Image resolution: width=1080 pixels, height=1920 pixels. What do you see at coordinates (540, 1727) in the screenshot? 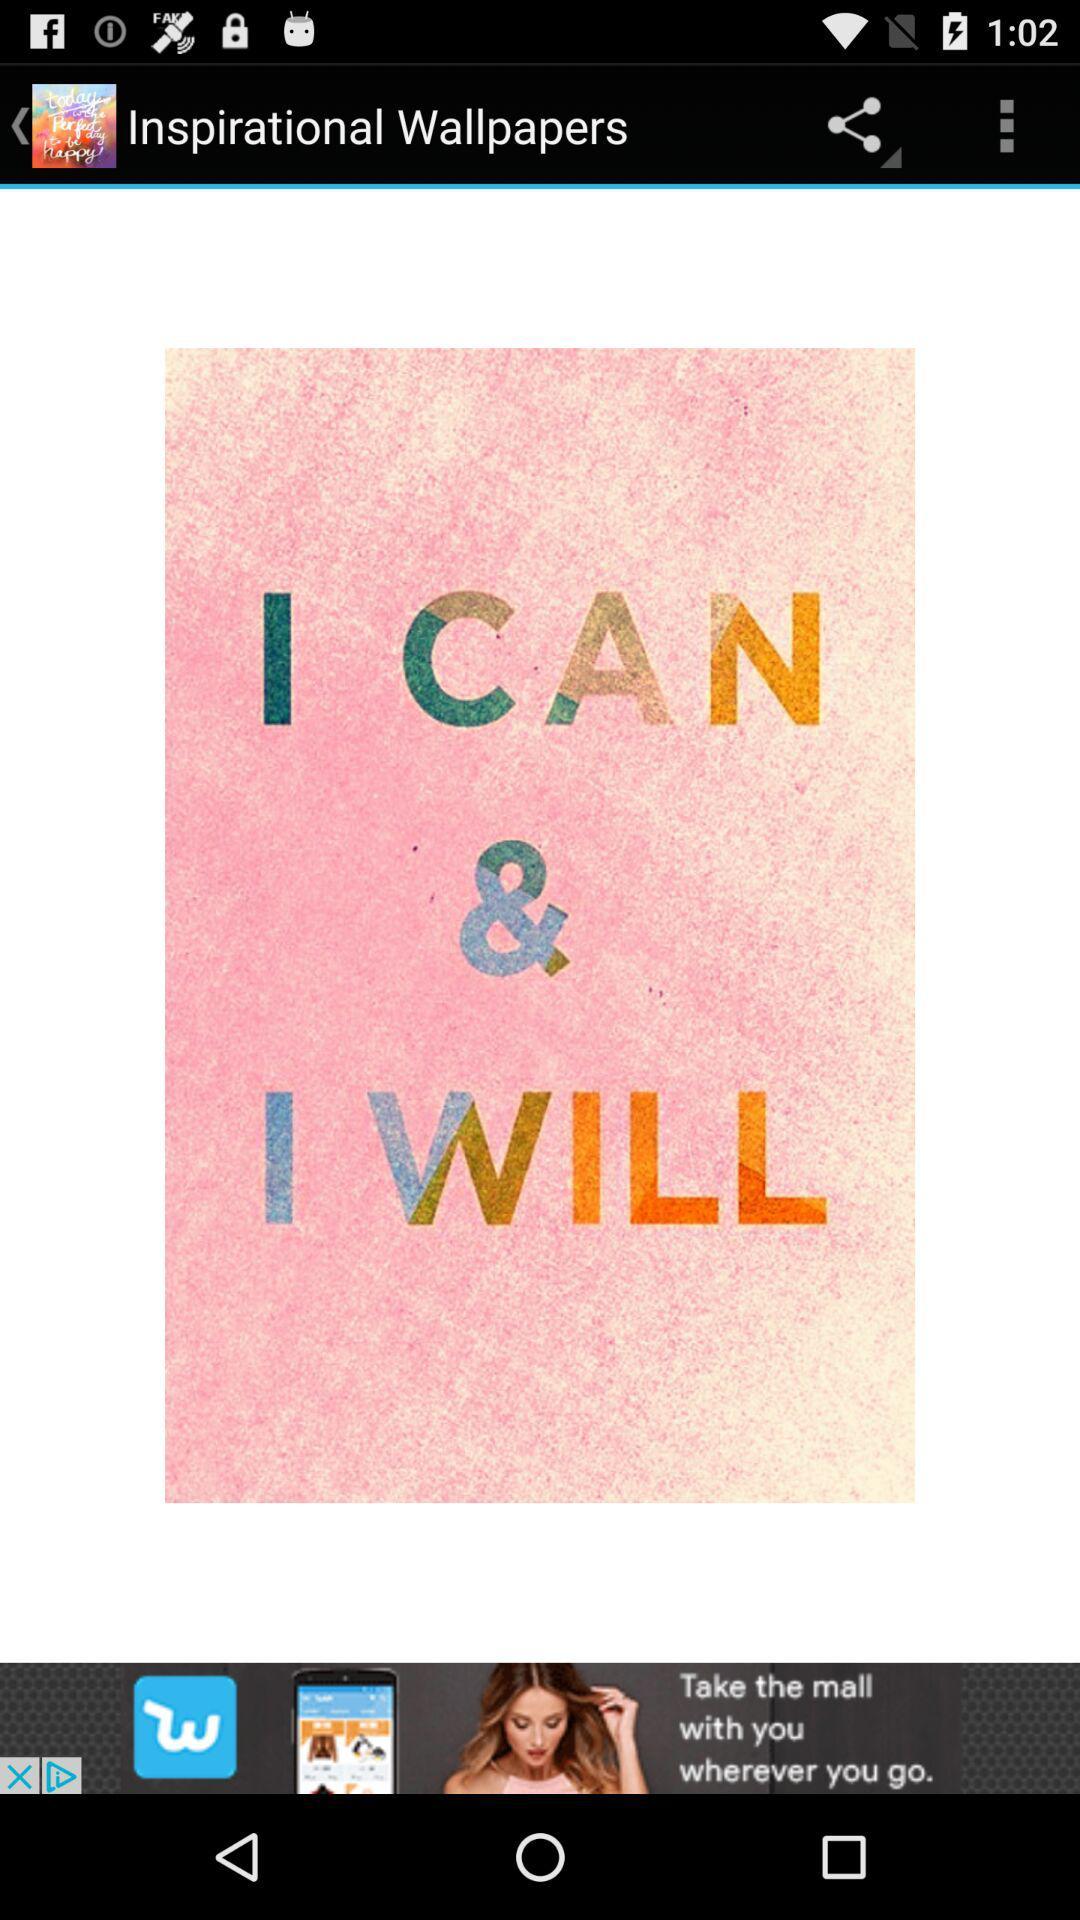
I see `so the advertisement` at bounding box center [540, 1727].